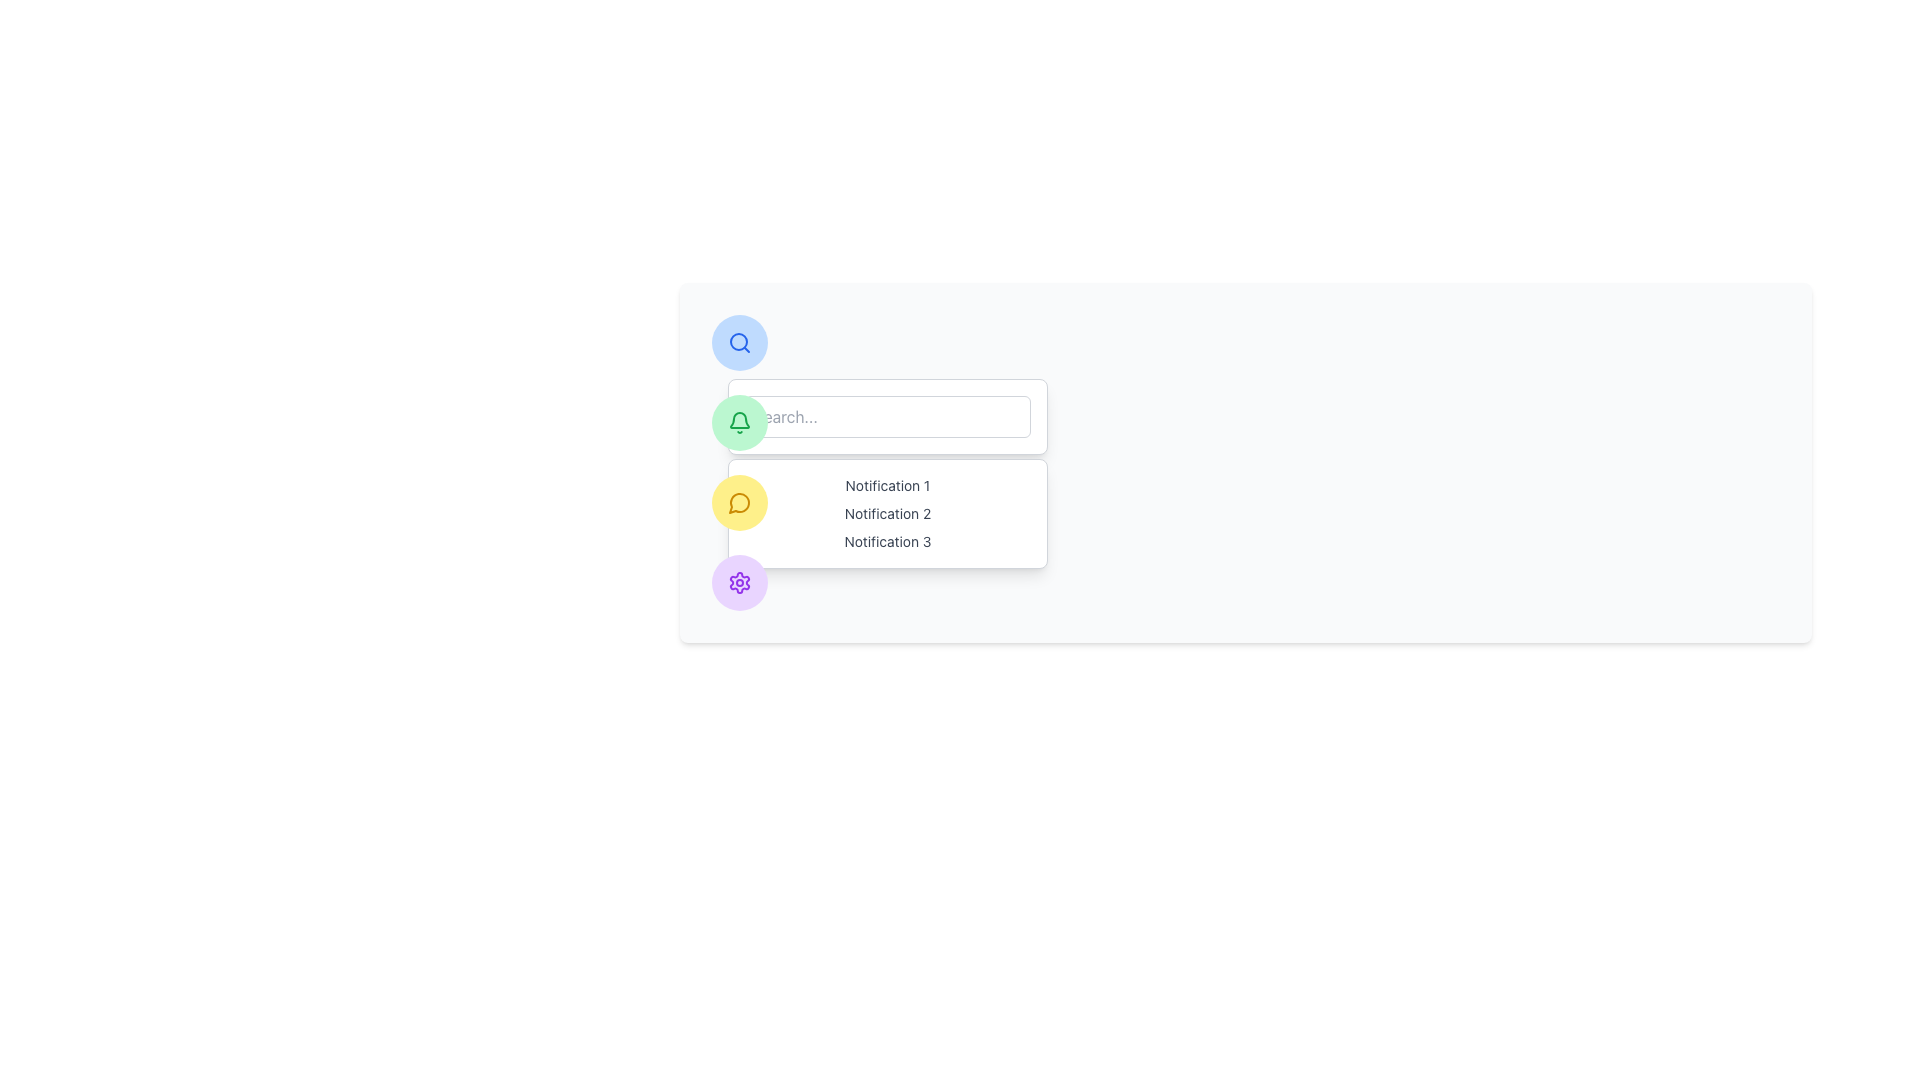 The width and height of the screenshot is (1920, 1080). I want to click on the Text Label displaying 'Notification 3', which is the third item in a vertically stacked list of notifications located towards the bottom right section of the interface, so click(887, 542).